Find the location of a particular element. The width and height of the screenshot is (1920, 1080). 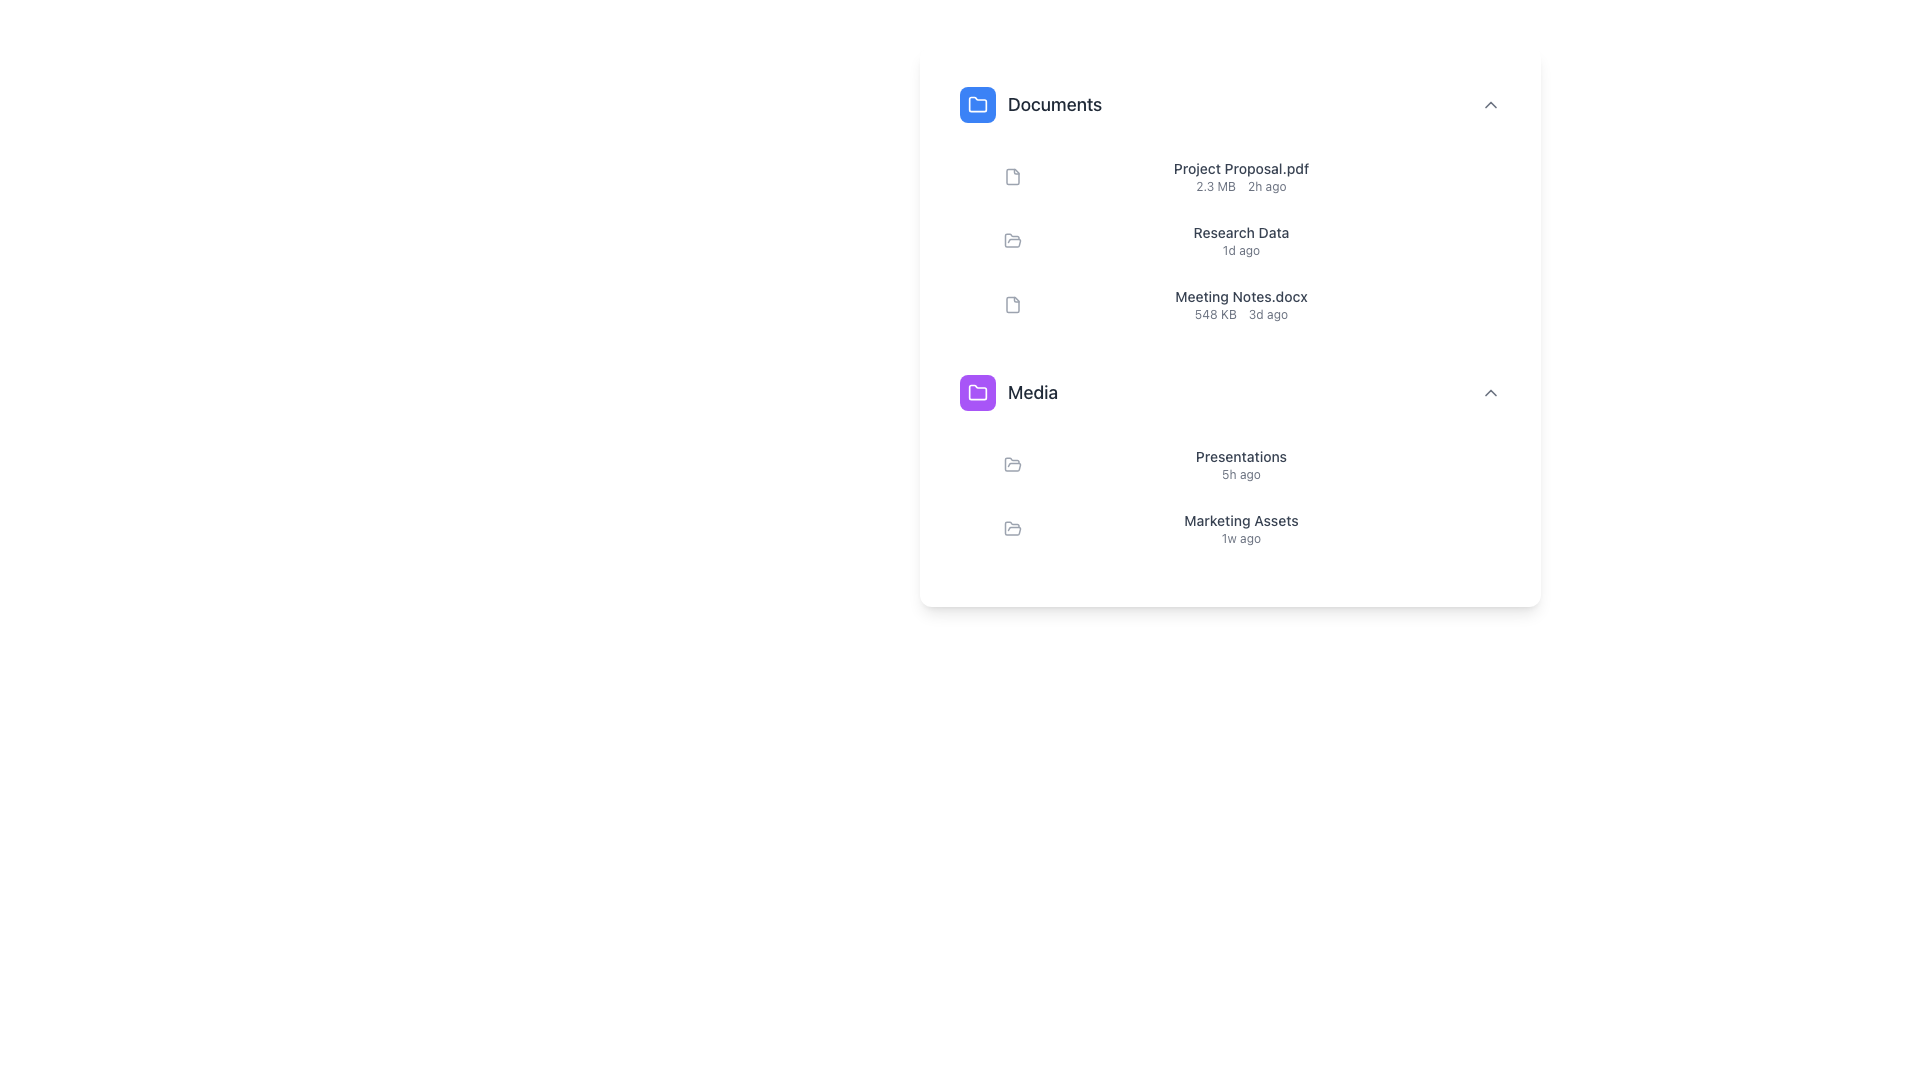

the folder icon with a blue outline and light blue fill in the 'Documents' section, located near the top-left corner is located at coordinates (978, 104).